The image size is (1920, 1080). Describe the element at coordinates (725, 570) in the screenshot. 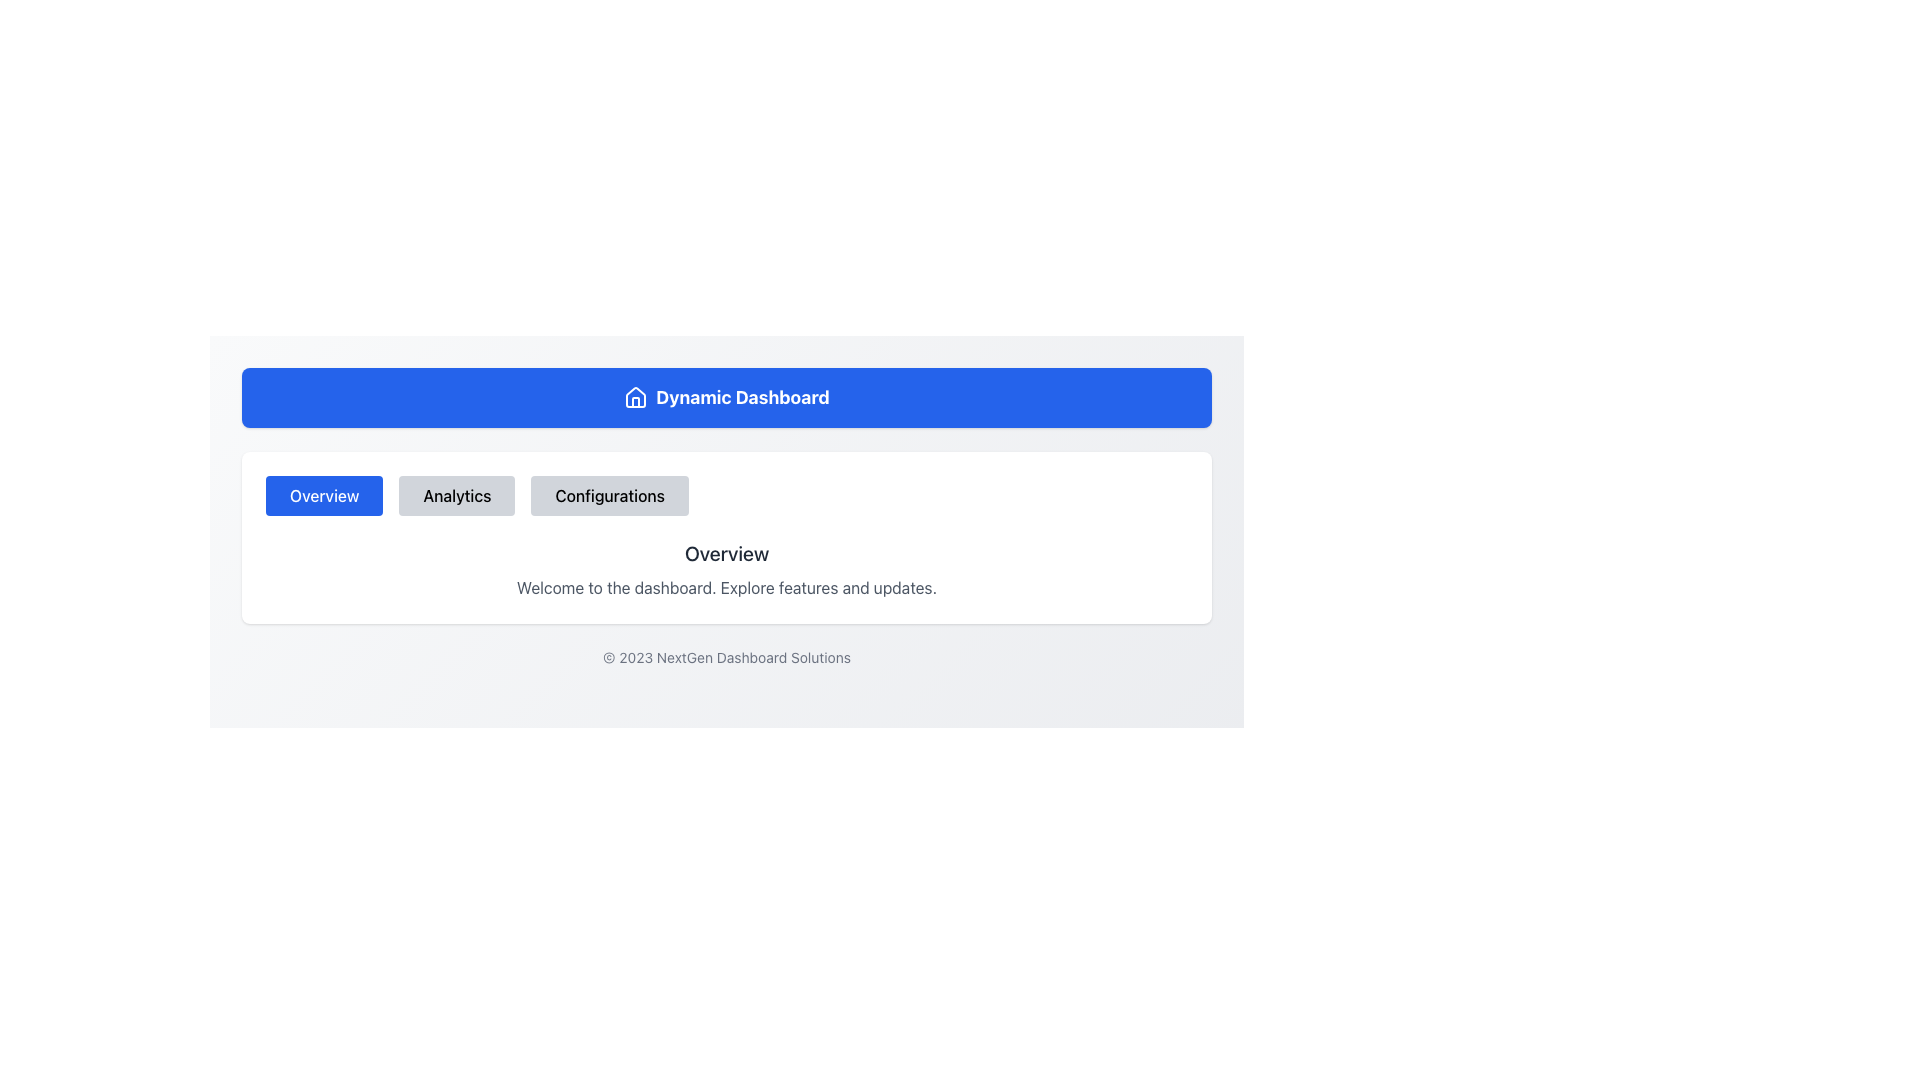

I see `the introductory text section located within a rounded white box beneath the navigation bar` at that location.